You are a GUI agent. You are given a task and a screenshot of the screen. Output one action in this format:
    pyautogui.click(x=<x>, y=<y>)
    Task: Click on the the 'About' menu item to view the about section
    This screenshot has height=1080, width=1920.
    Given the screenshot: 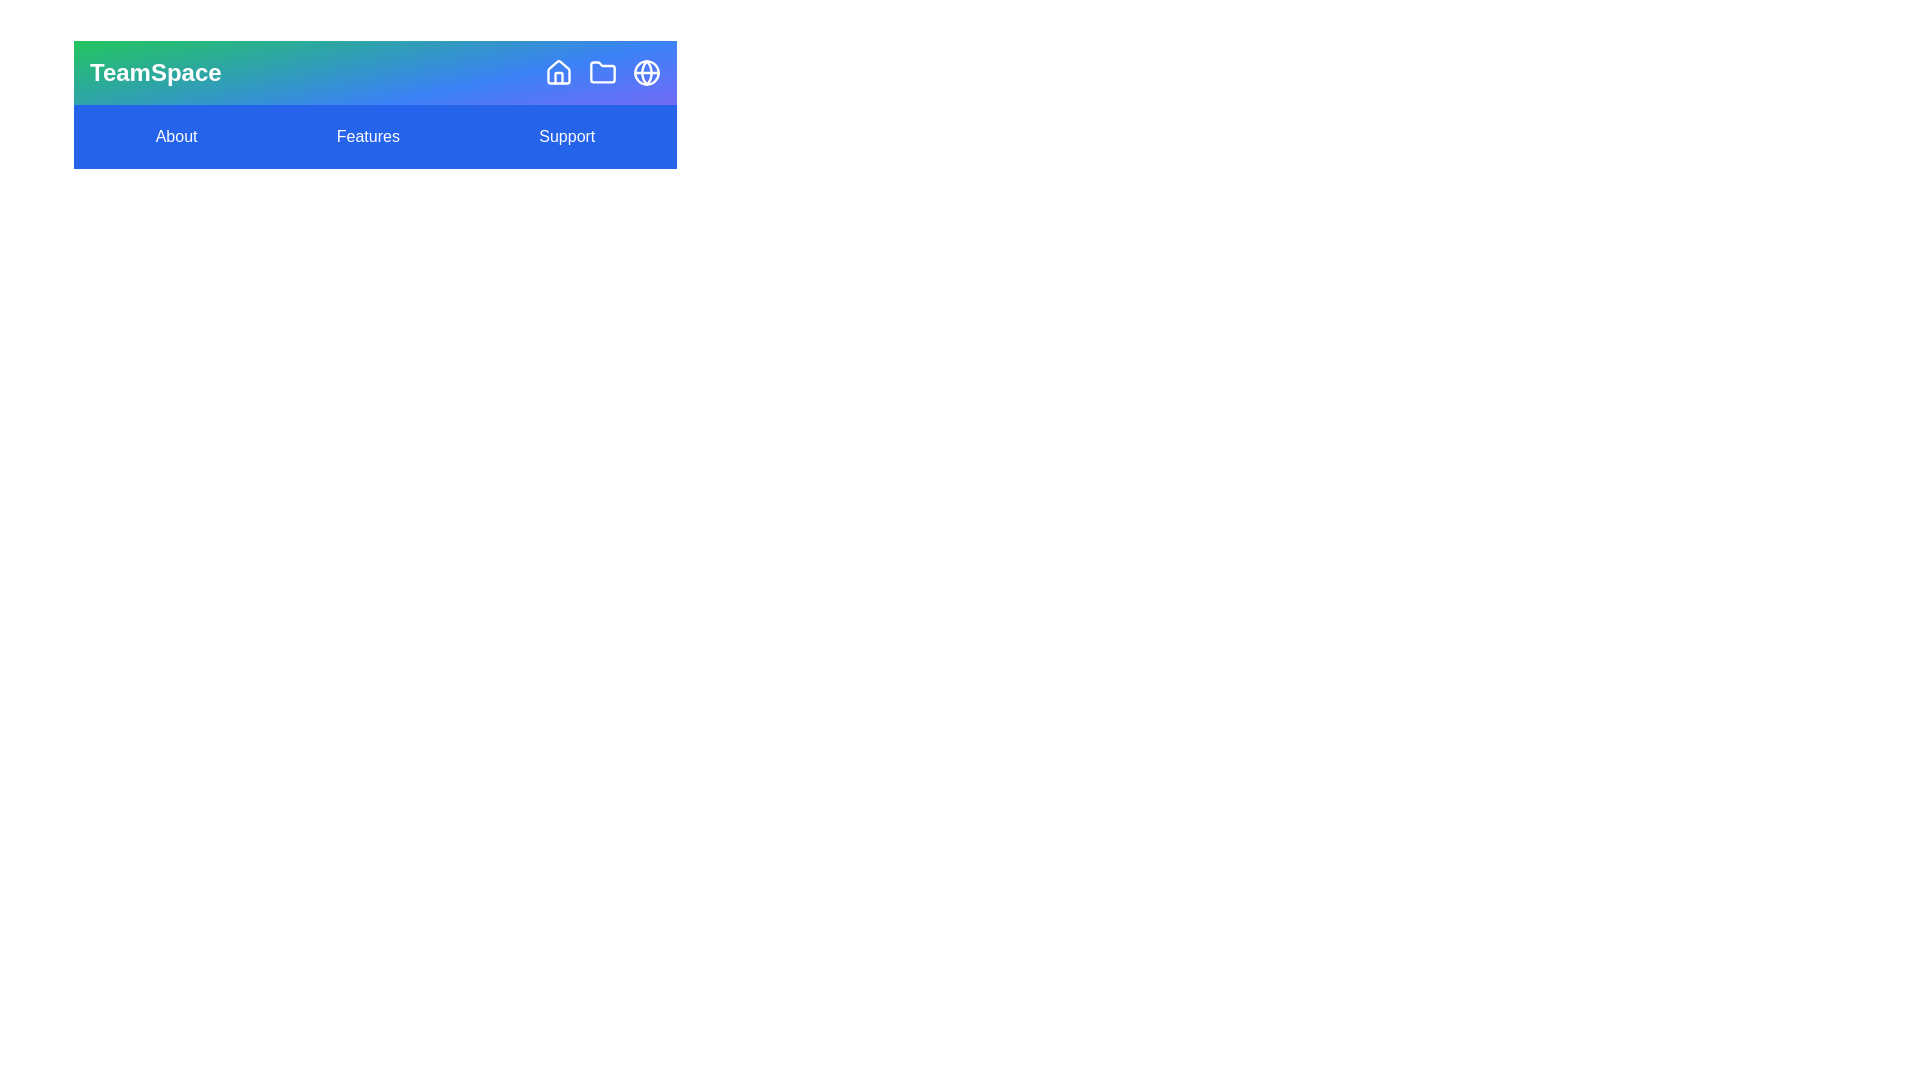 What is the action you would take?
    pyautogui.click(x=176, y=136)
    